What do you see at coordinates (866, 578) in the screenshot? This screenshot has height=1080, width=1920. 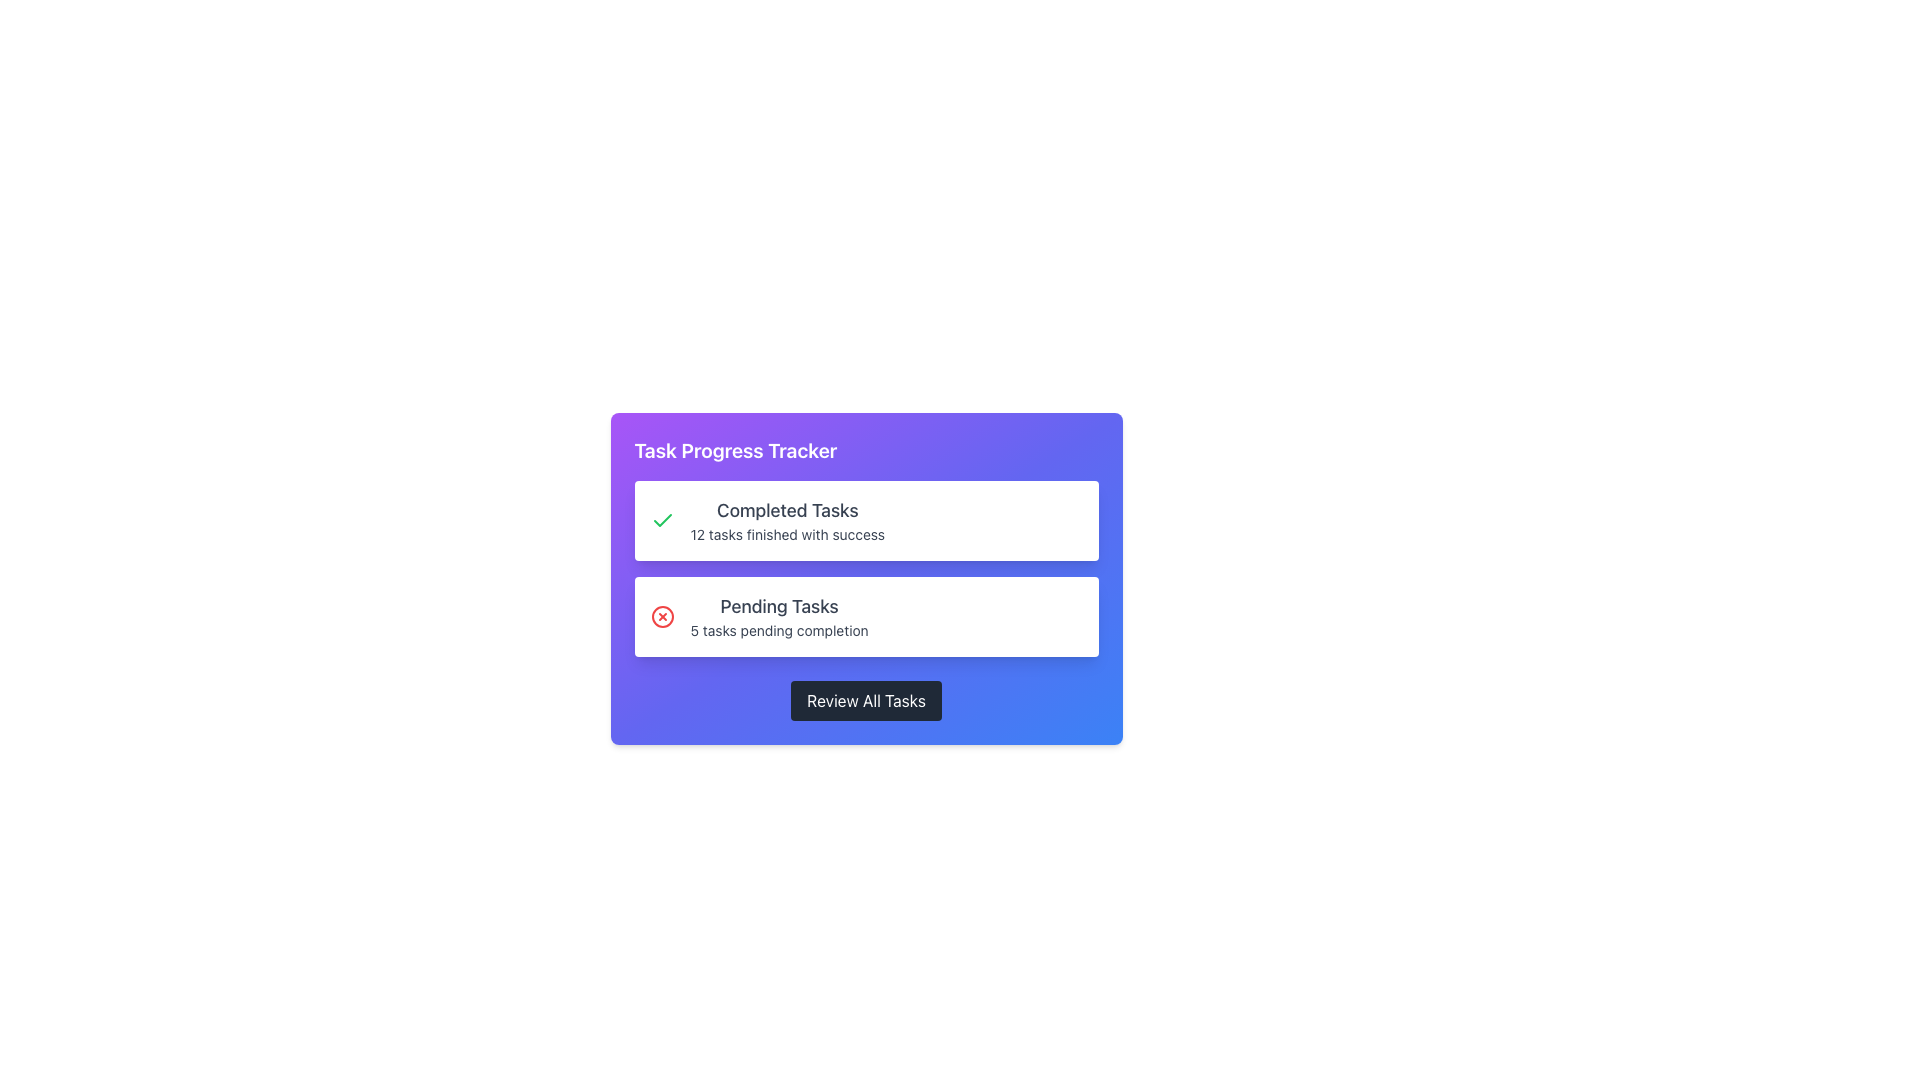 I see `the second informational block or card containing task information, which is framed within a white, rounded rectangle and features a gradient background transitioning from purple to blue` at bounding box center [866, 578].